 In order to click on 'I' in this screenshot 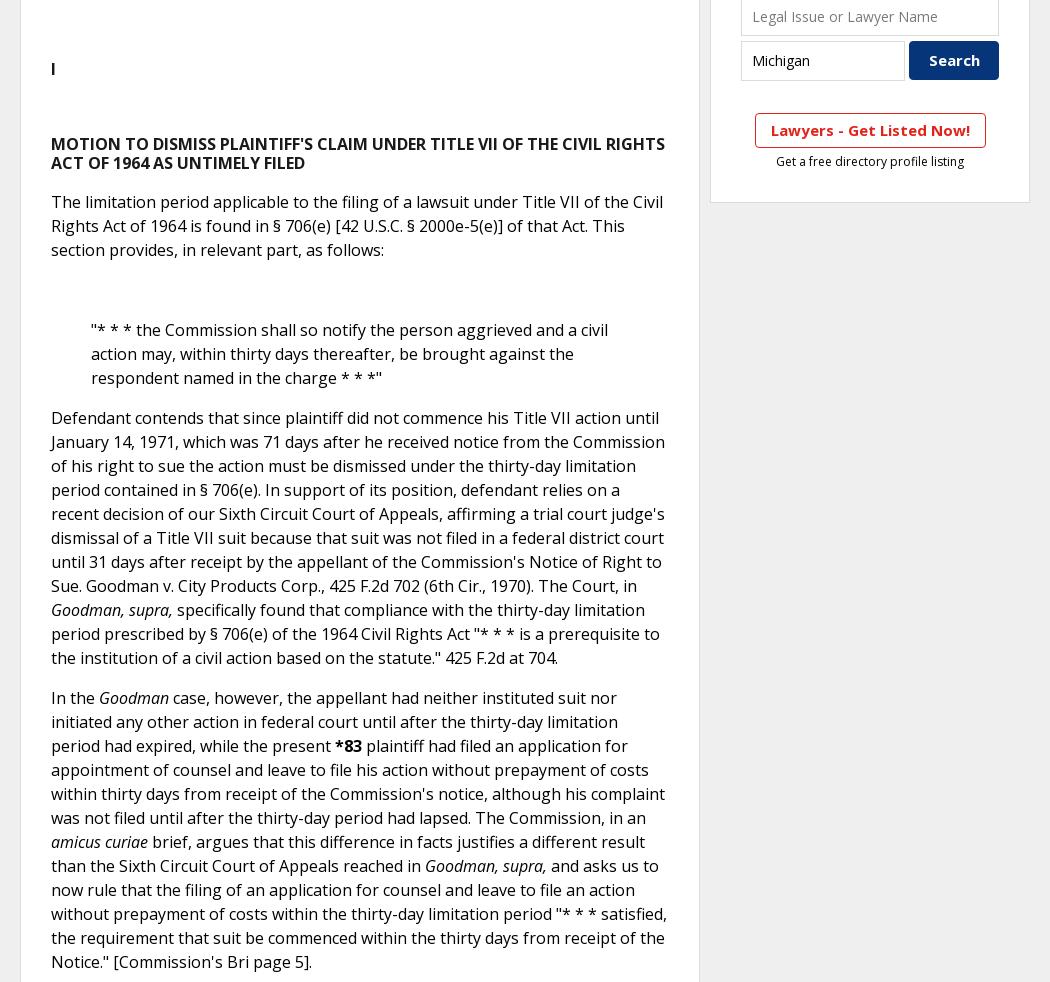, I will do `click(52, 66)`.